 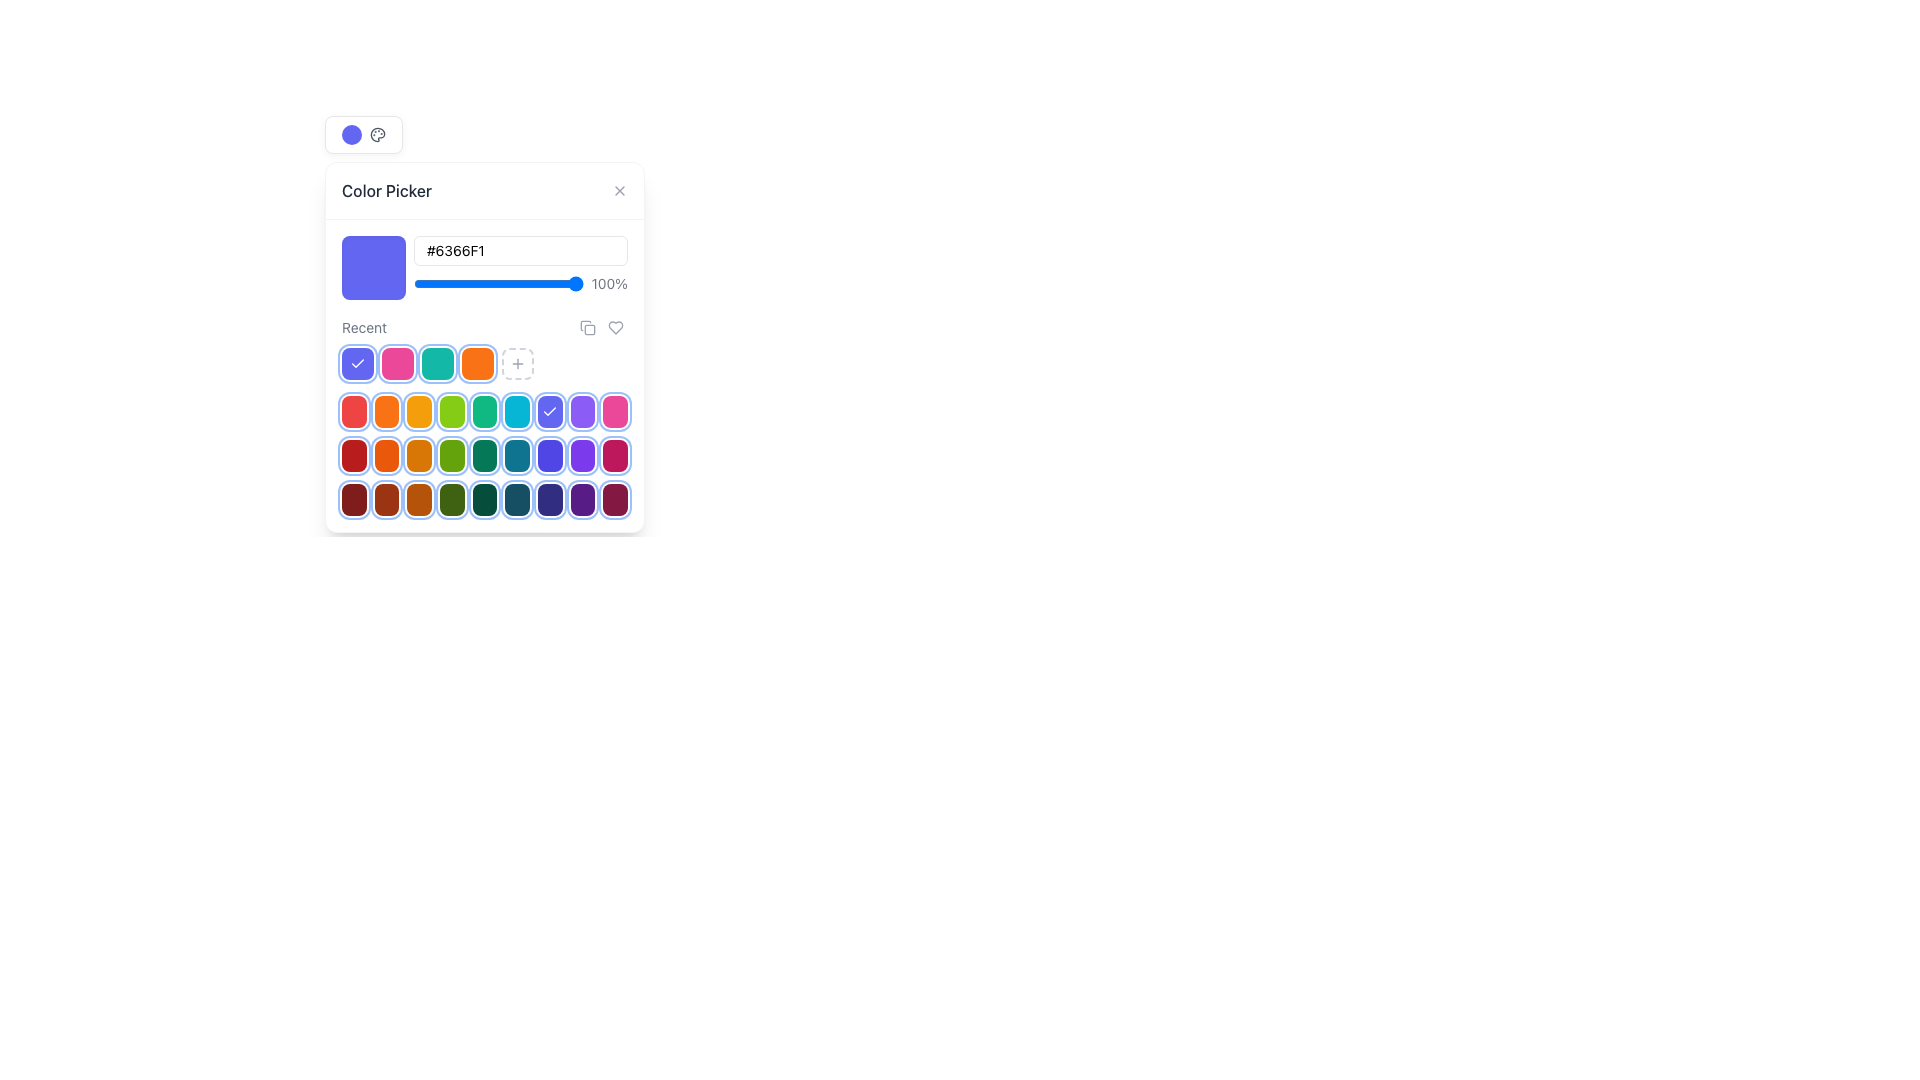 I want to click on the maroon color selection button located in the bottom-right corner of the color picker interface, so click(x=614, y=499).